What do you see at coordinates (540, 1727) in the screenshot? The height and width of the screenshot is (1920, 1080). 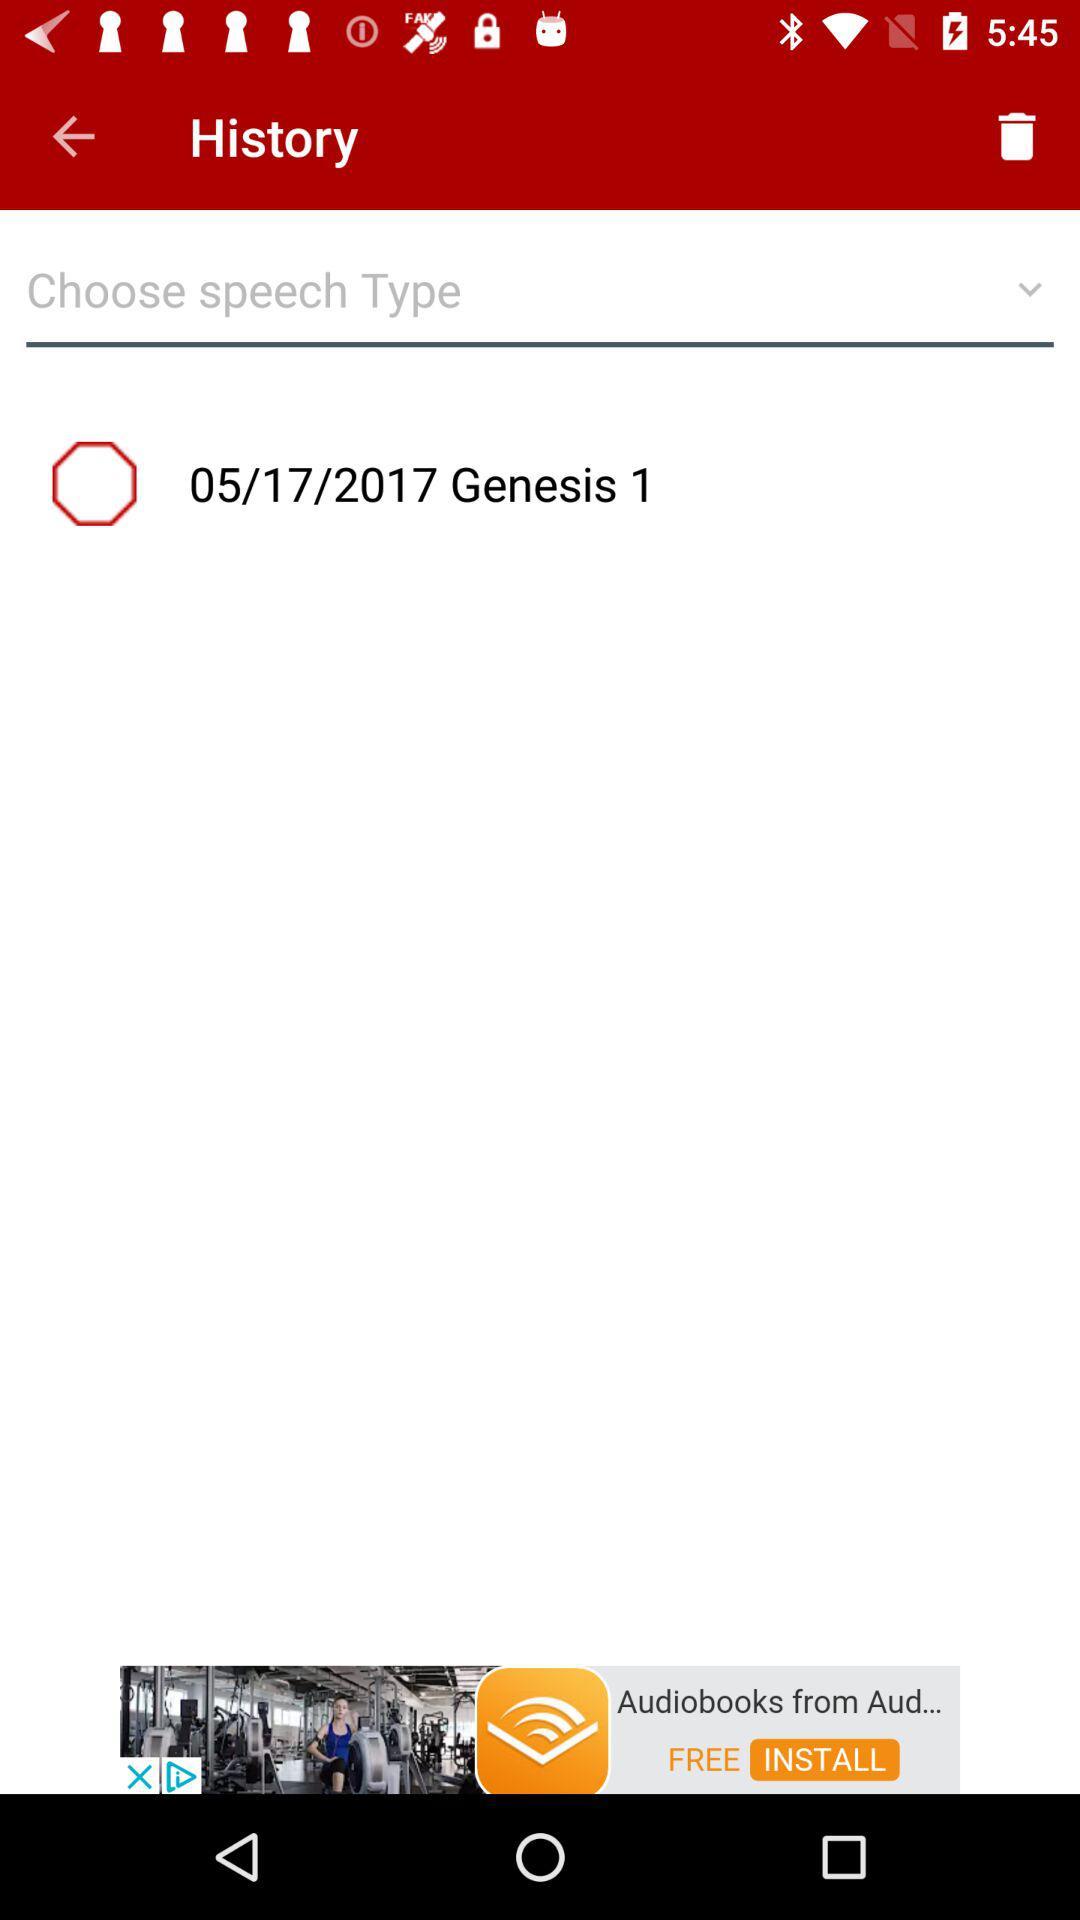 I see `audiobooks app` at bounding box center [540, 1727].